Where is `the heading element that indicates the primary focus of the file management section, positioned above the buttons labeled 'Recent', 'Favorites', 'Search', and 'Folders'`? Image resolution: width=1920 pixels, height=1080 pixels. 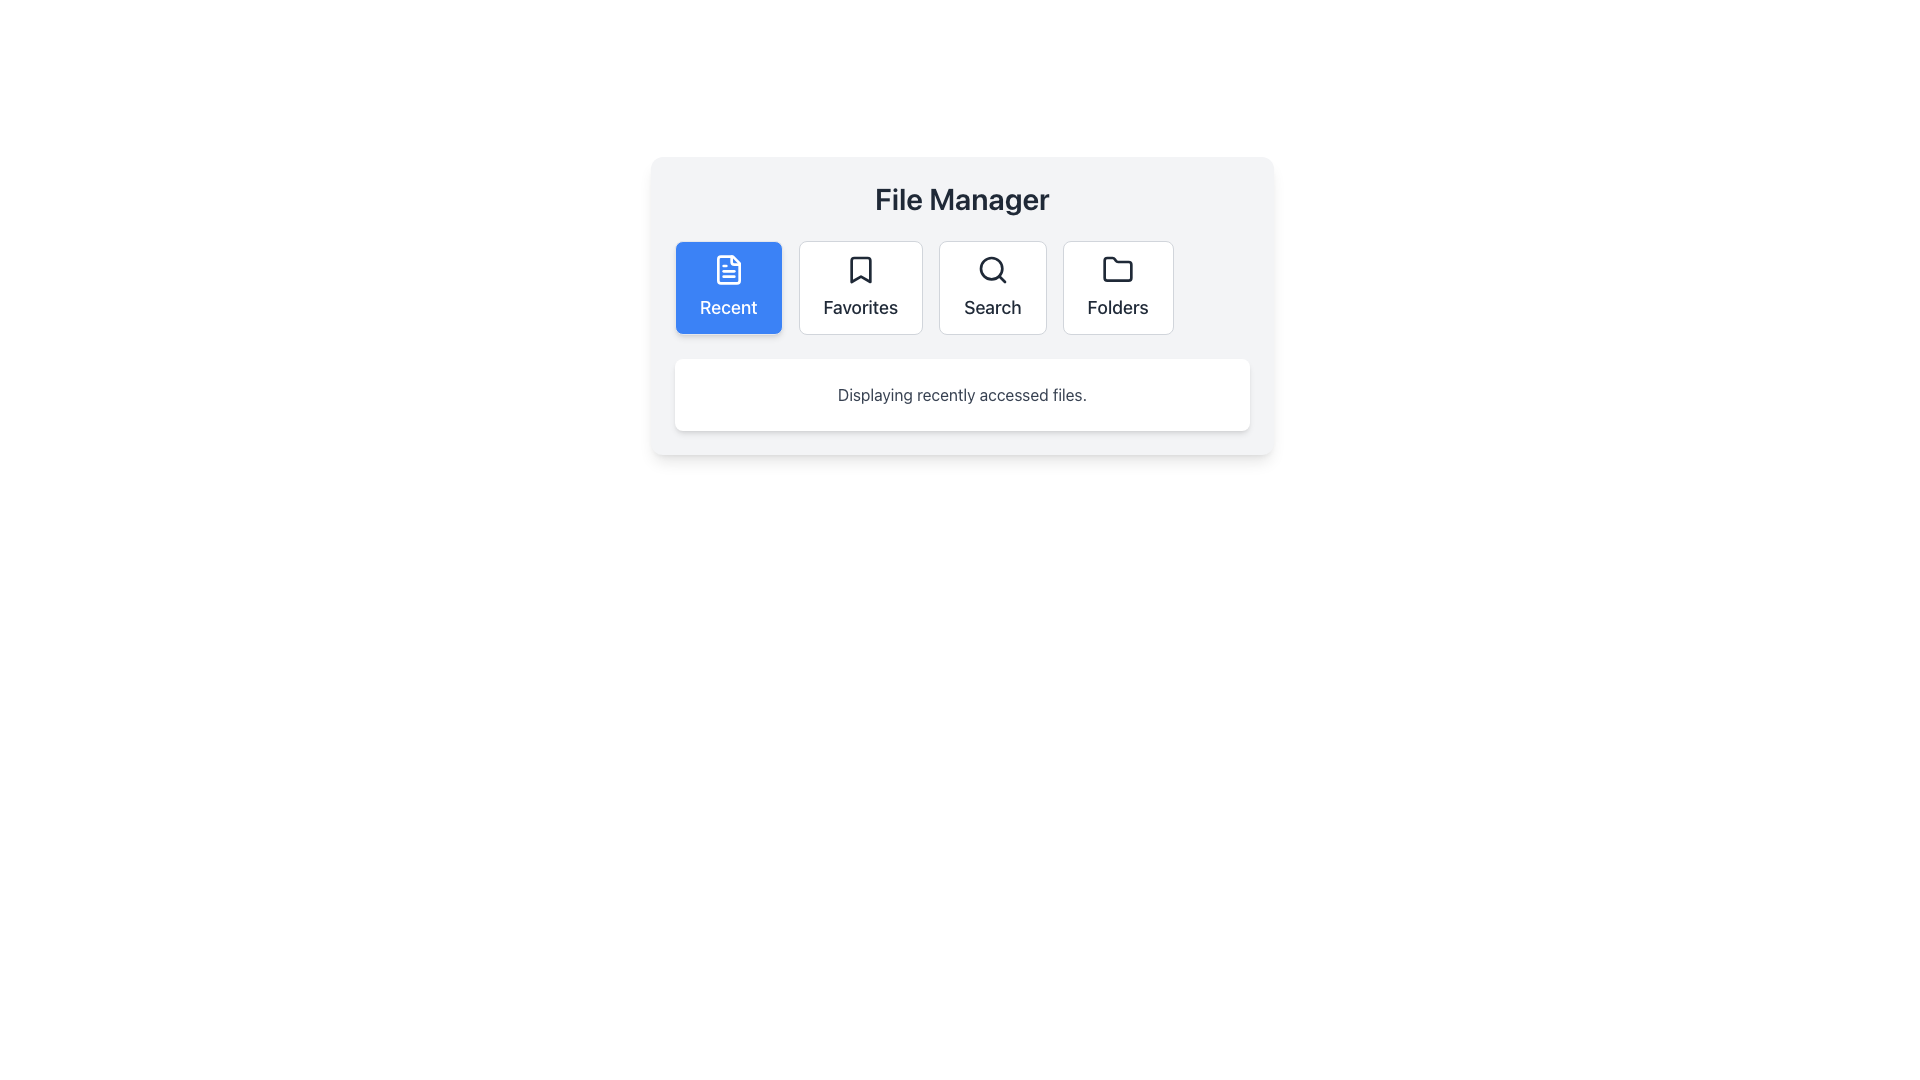 the heading element that indicates the primary focus of the file management section, positioned above the buttons labeled 'Recent', 'Favorites', 'Search', and 'Folders' is located at coordinates (962, 199).